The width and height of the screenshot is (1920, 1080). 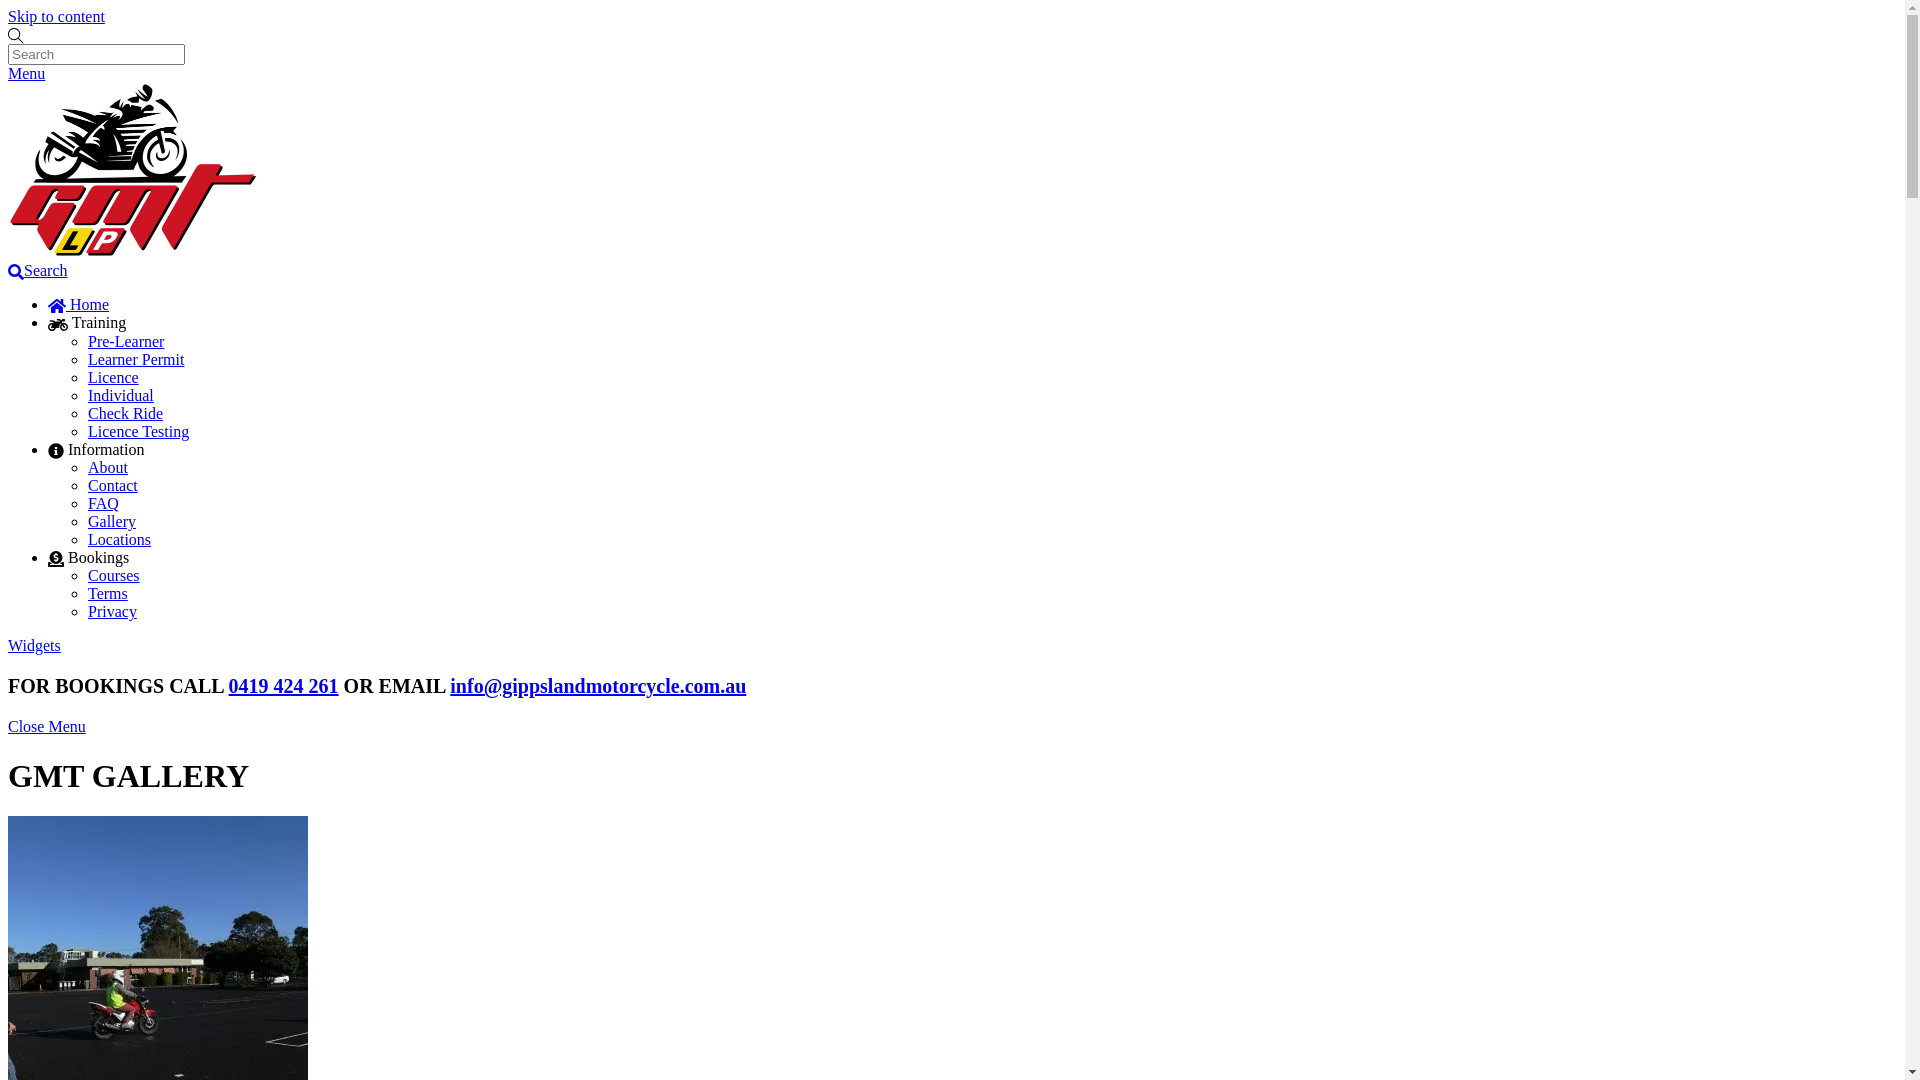 I want to click on 'Search', so click(x=95, y=53).